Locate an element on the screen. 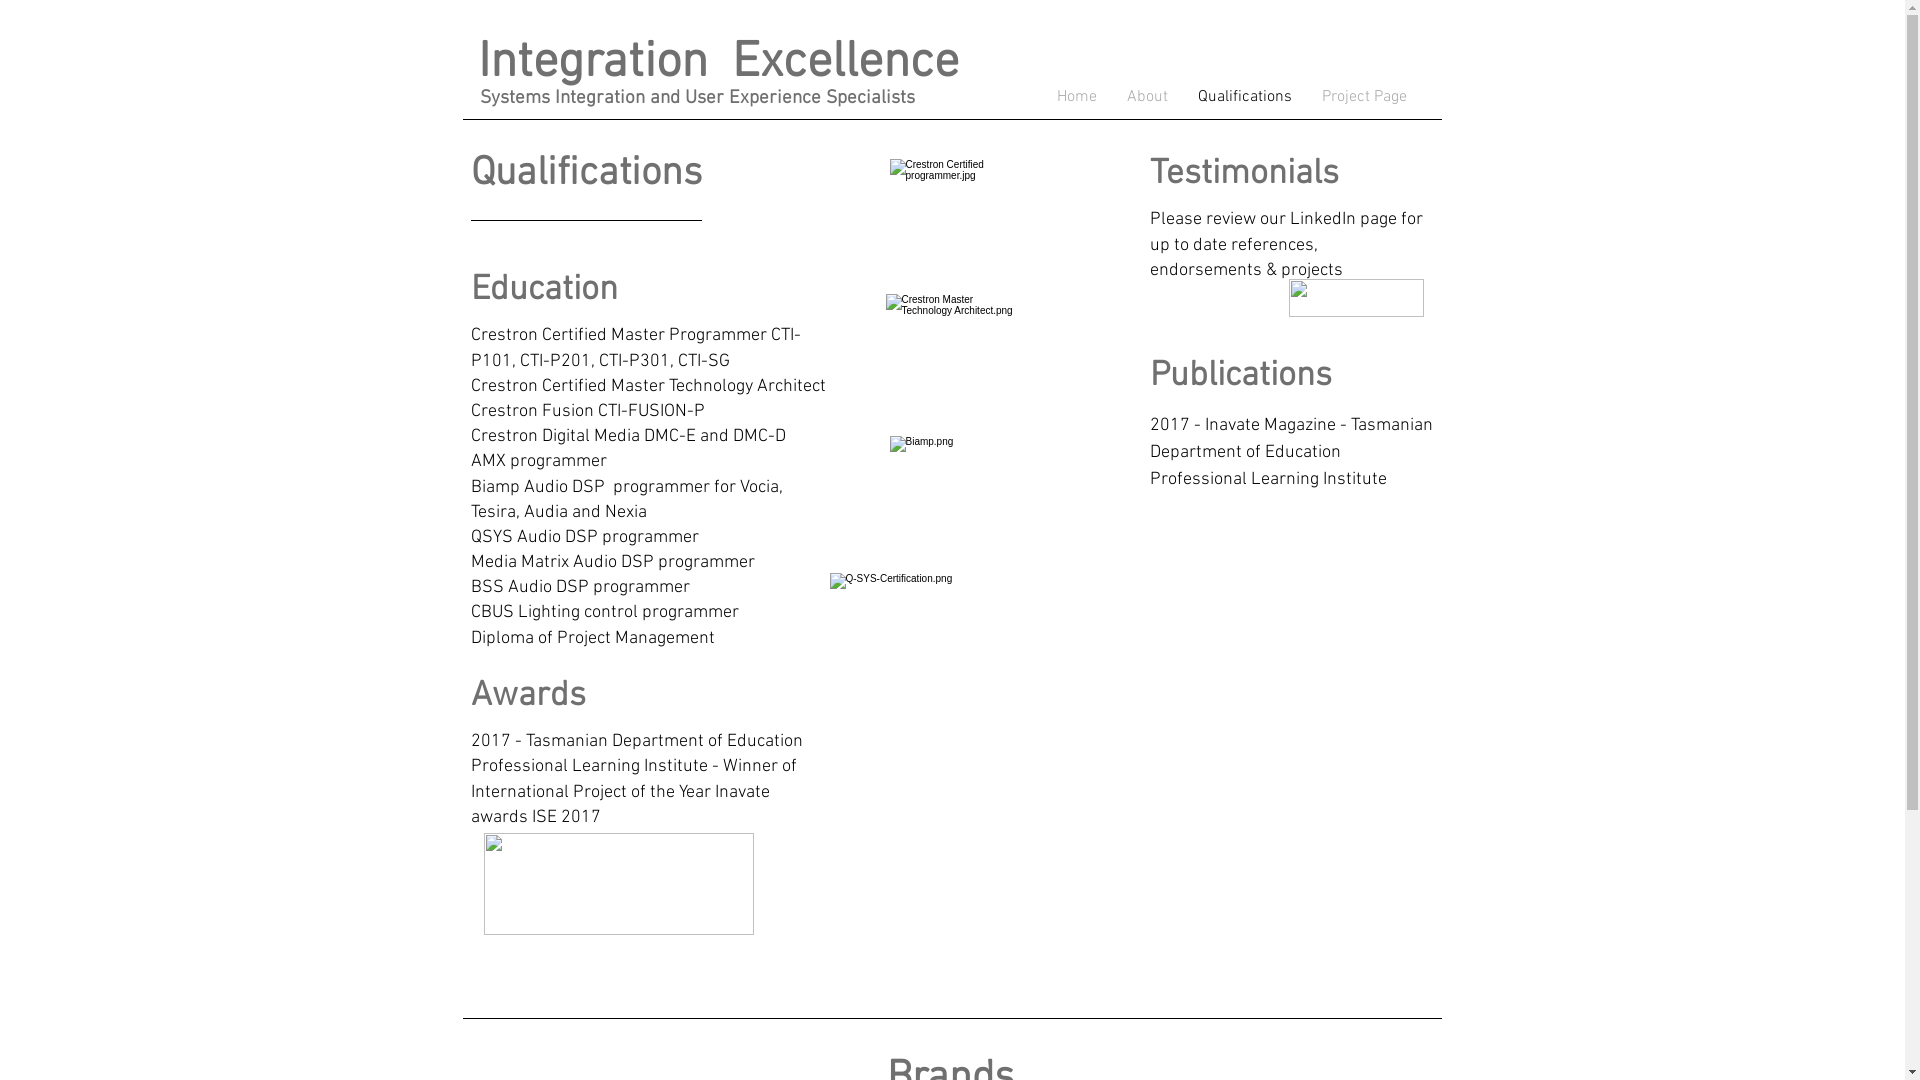 This screenshot has width=1920, height=1080. 'Home' is located at coordinates (1040, 96).